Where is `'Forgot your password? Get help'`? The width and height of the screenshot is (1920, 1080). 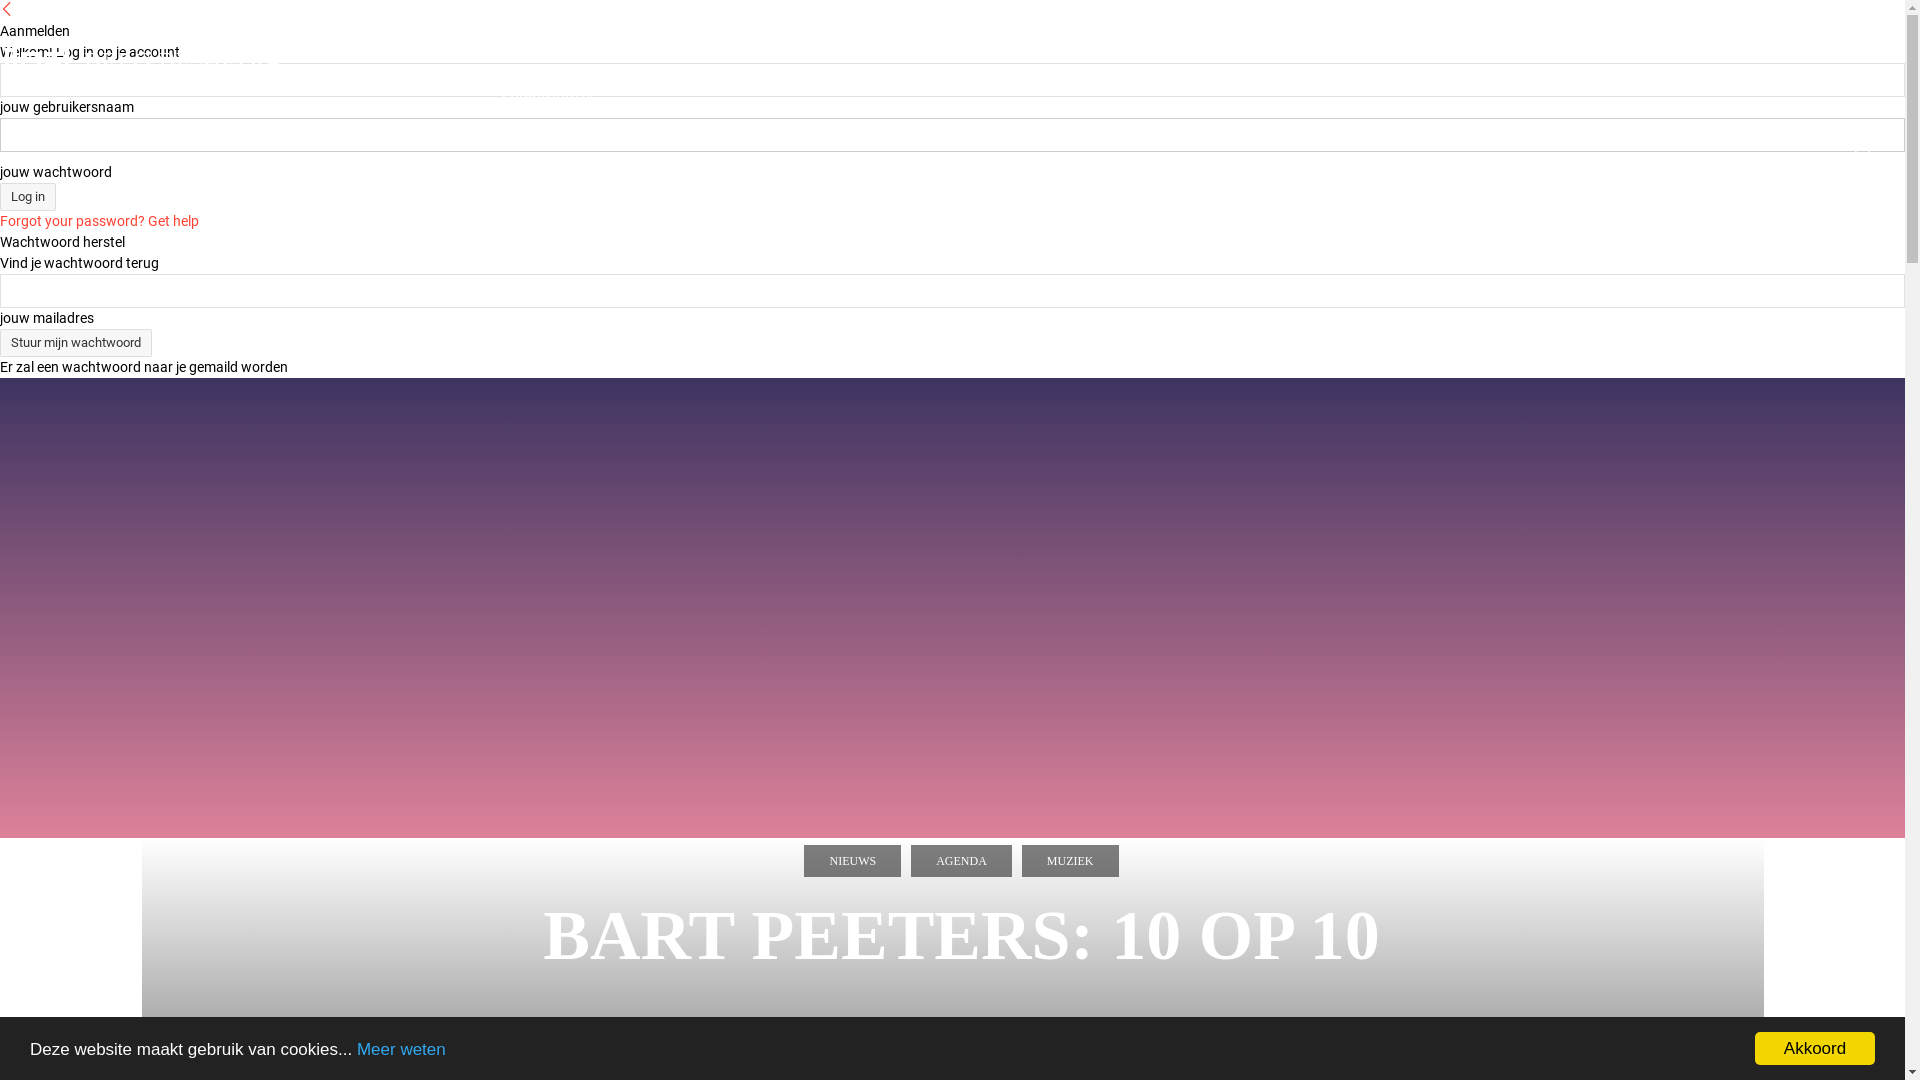 'Forgot your password? Get help' is located at coordinates (98, 220).